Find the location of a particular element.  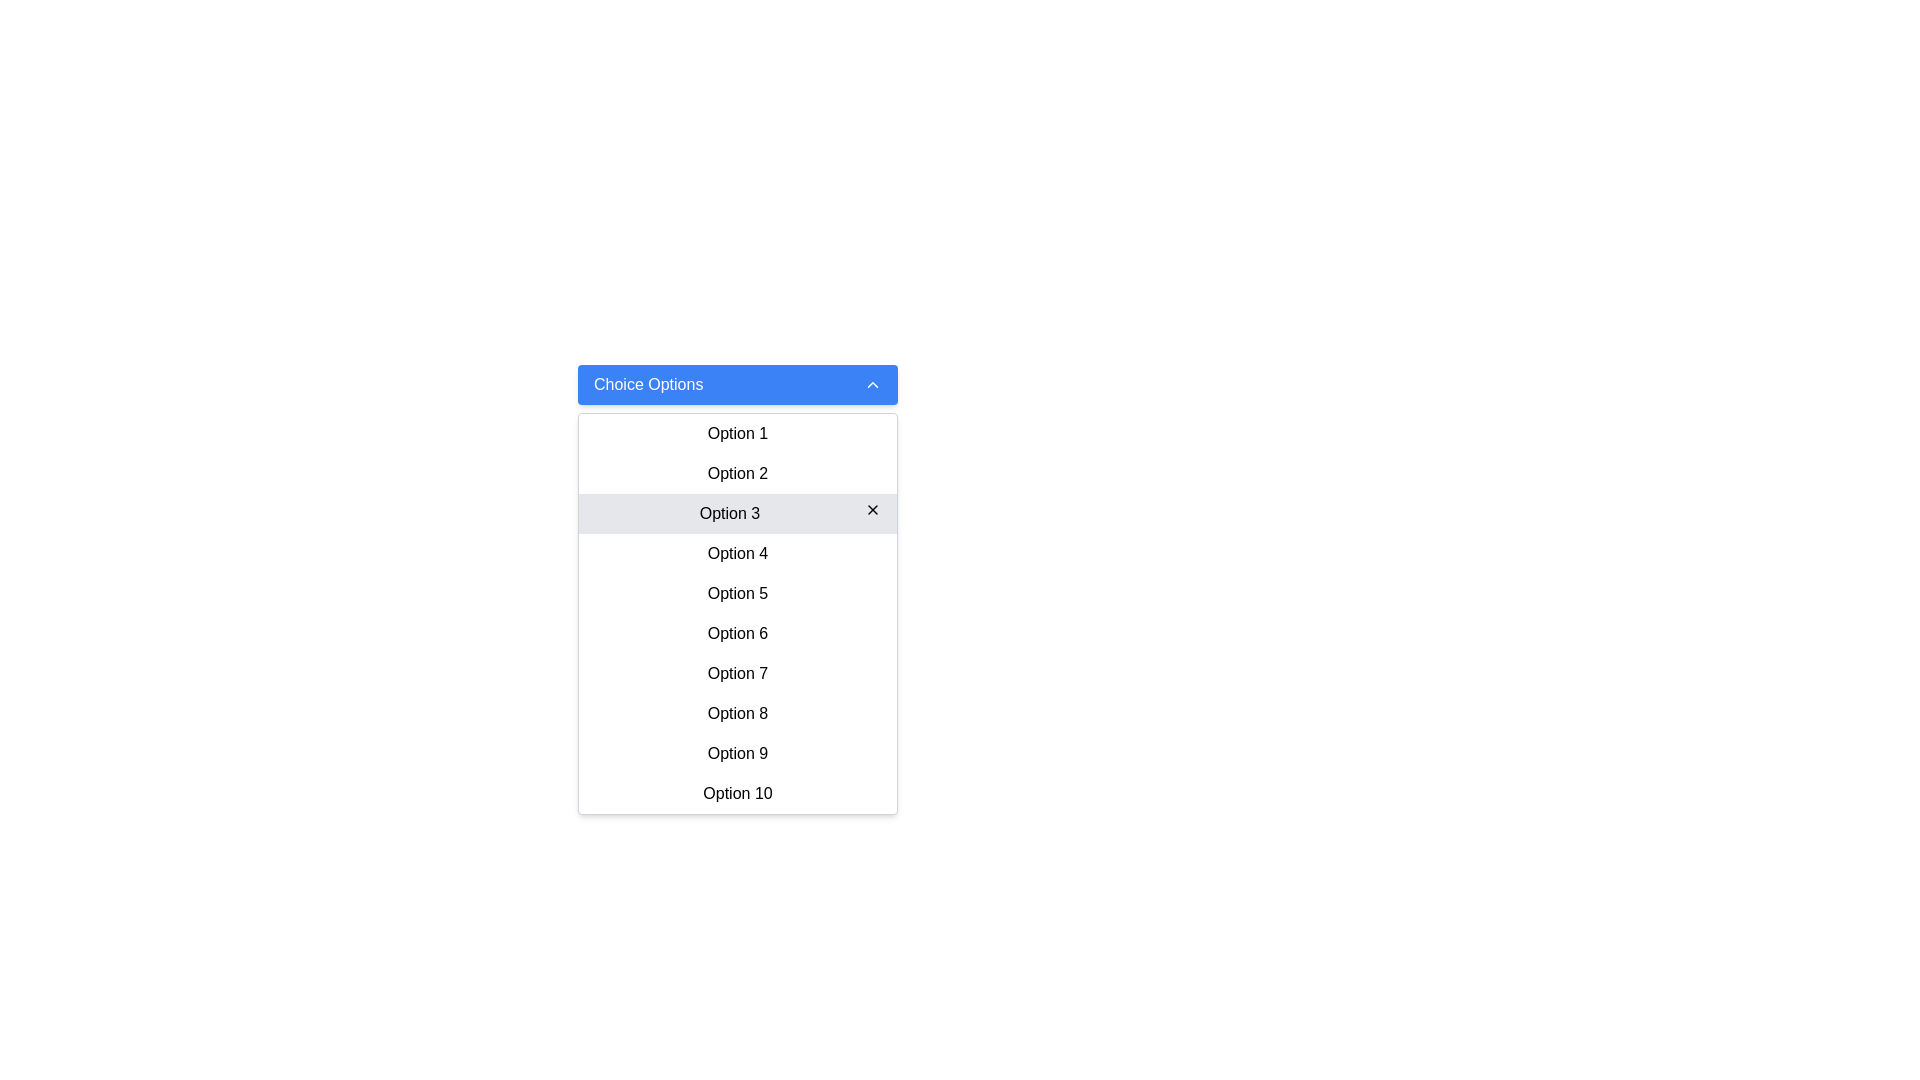

the seventh option in the dropdown menu is located at coordinates (737, 674).